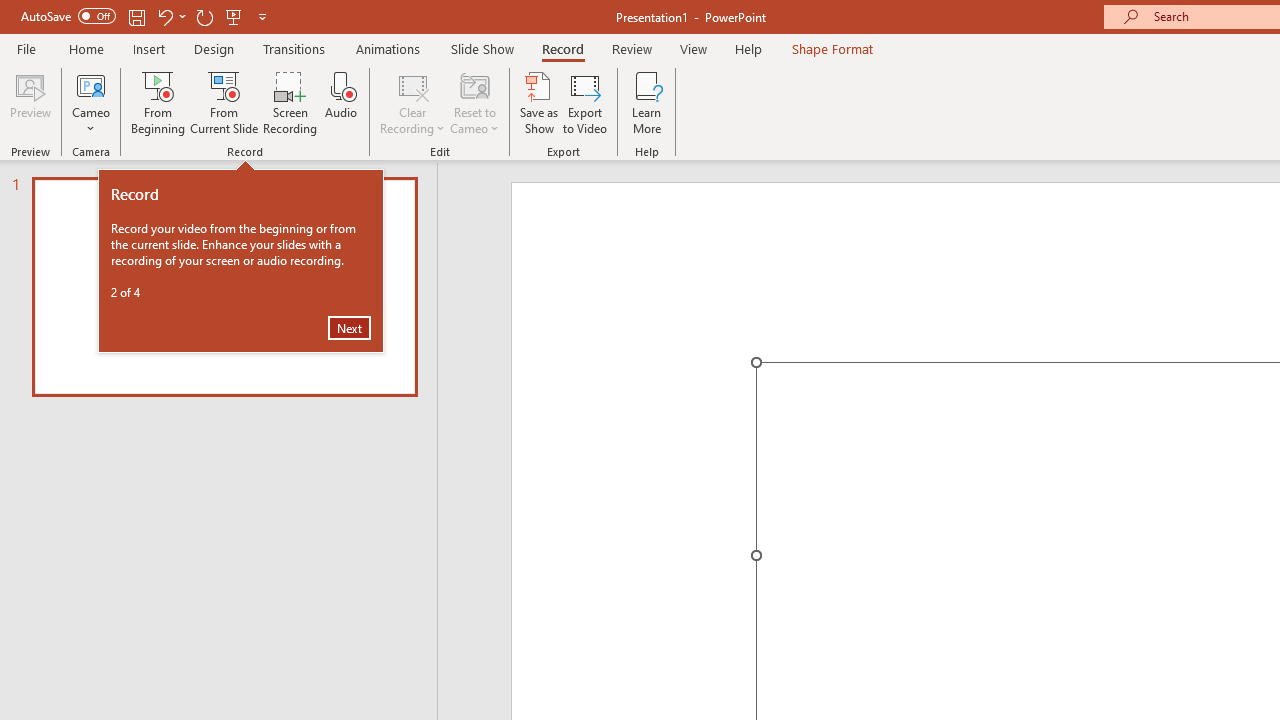 This screenshot has width=1280, height=720. What do you see at coordinates (349, 326) in the screenshot?
I see `'Next'` at bounding box center [349, 326].